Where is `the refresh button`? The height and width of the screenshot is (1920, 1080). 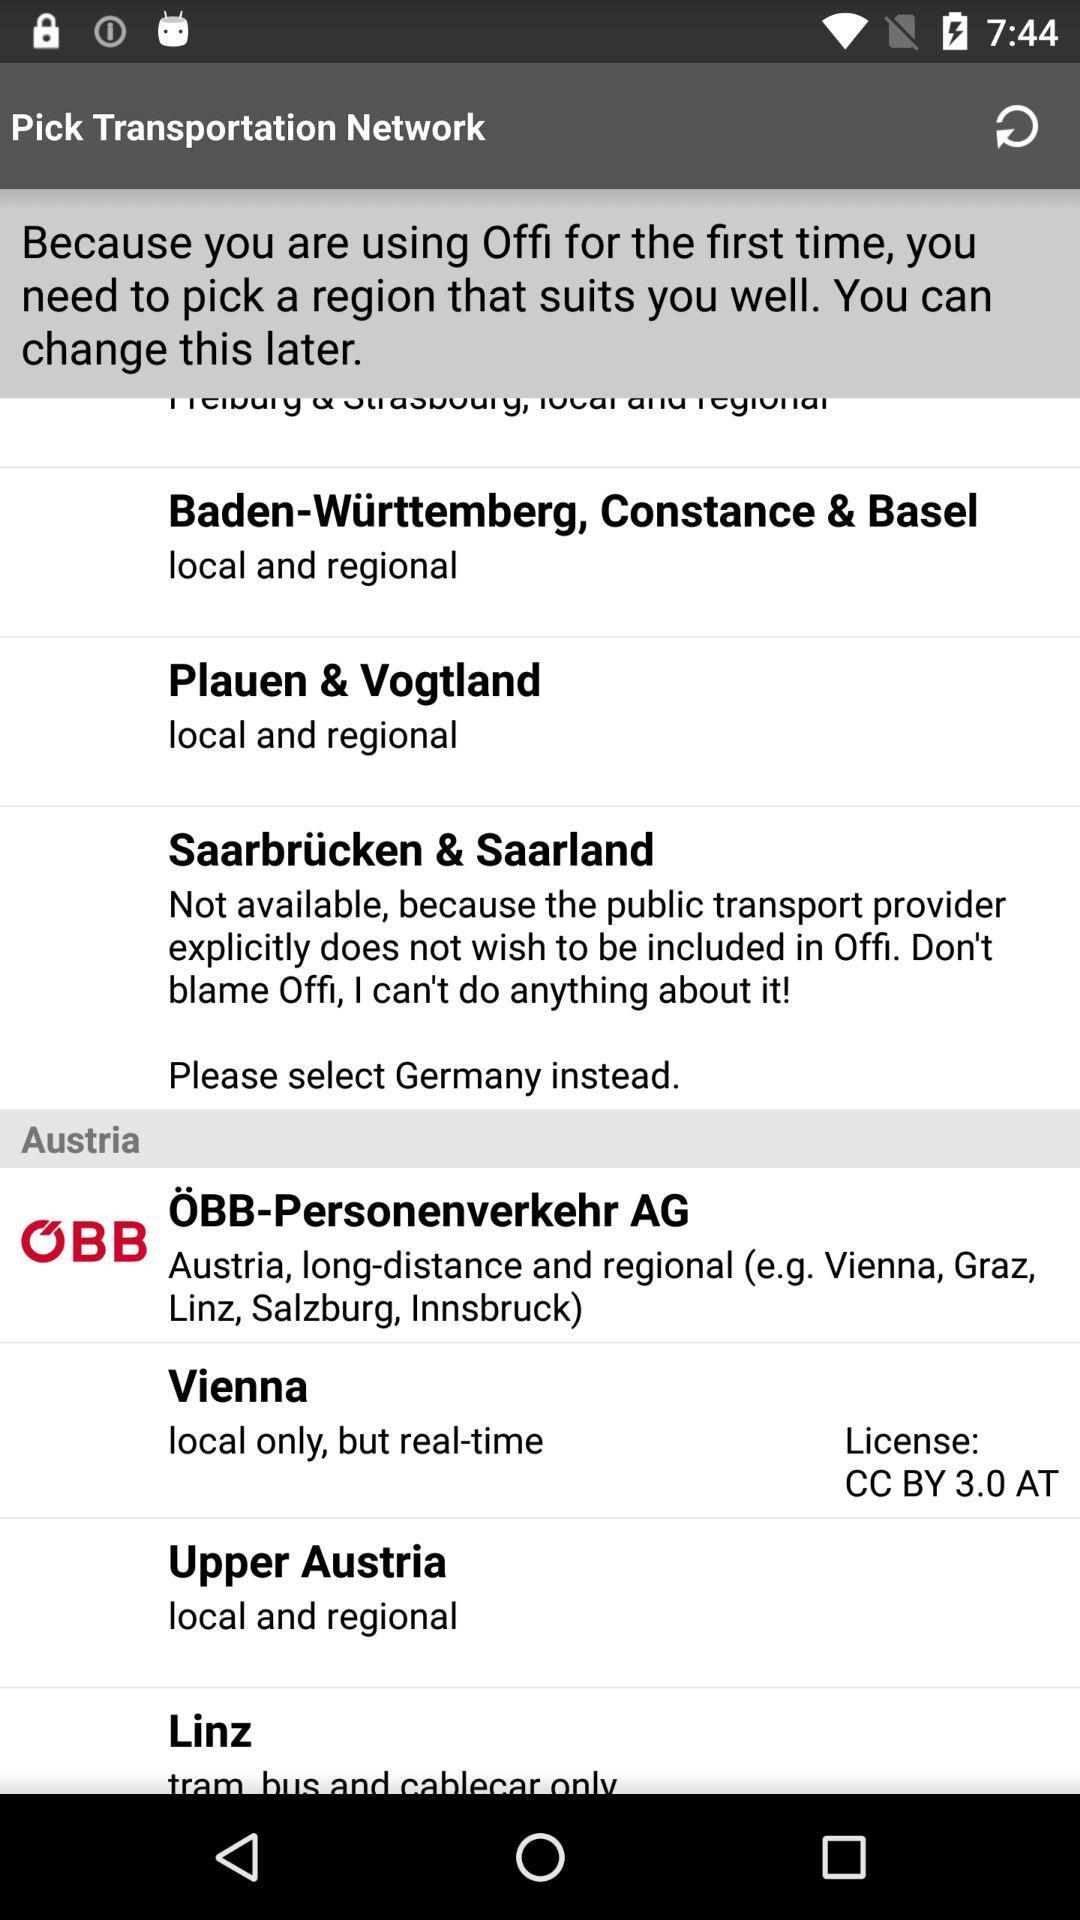 the refresh button is located at coordinates (1017, 124).